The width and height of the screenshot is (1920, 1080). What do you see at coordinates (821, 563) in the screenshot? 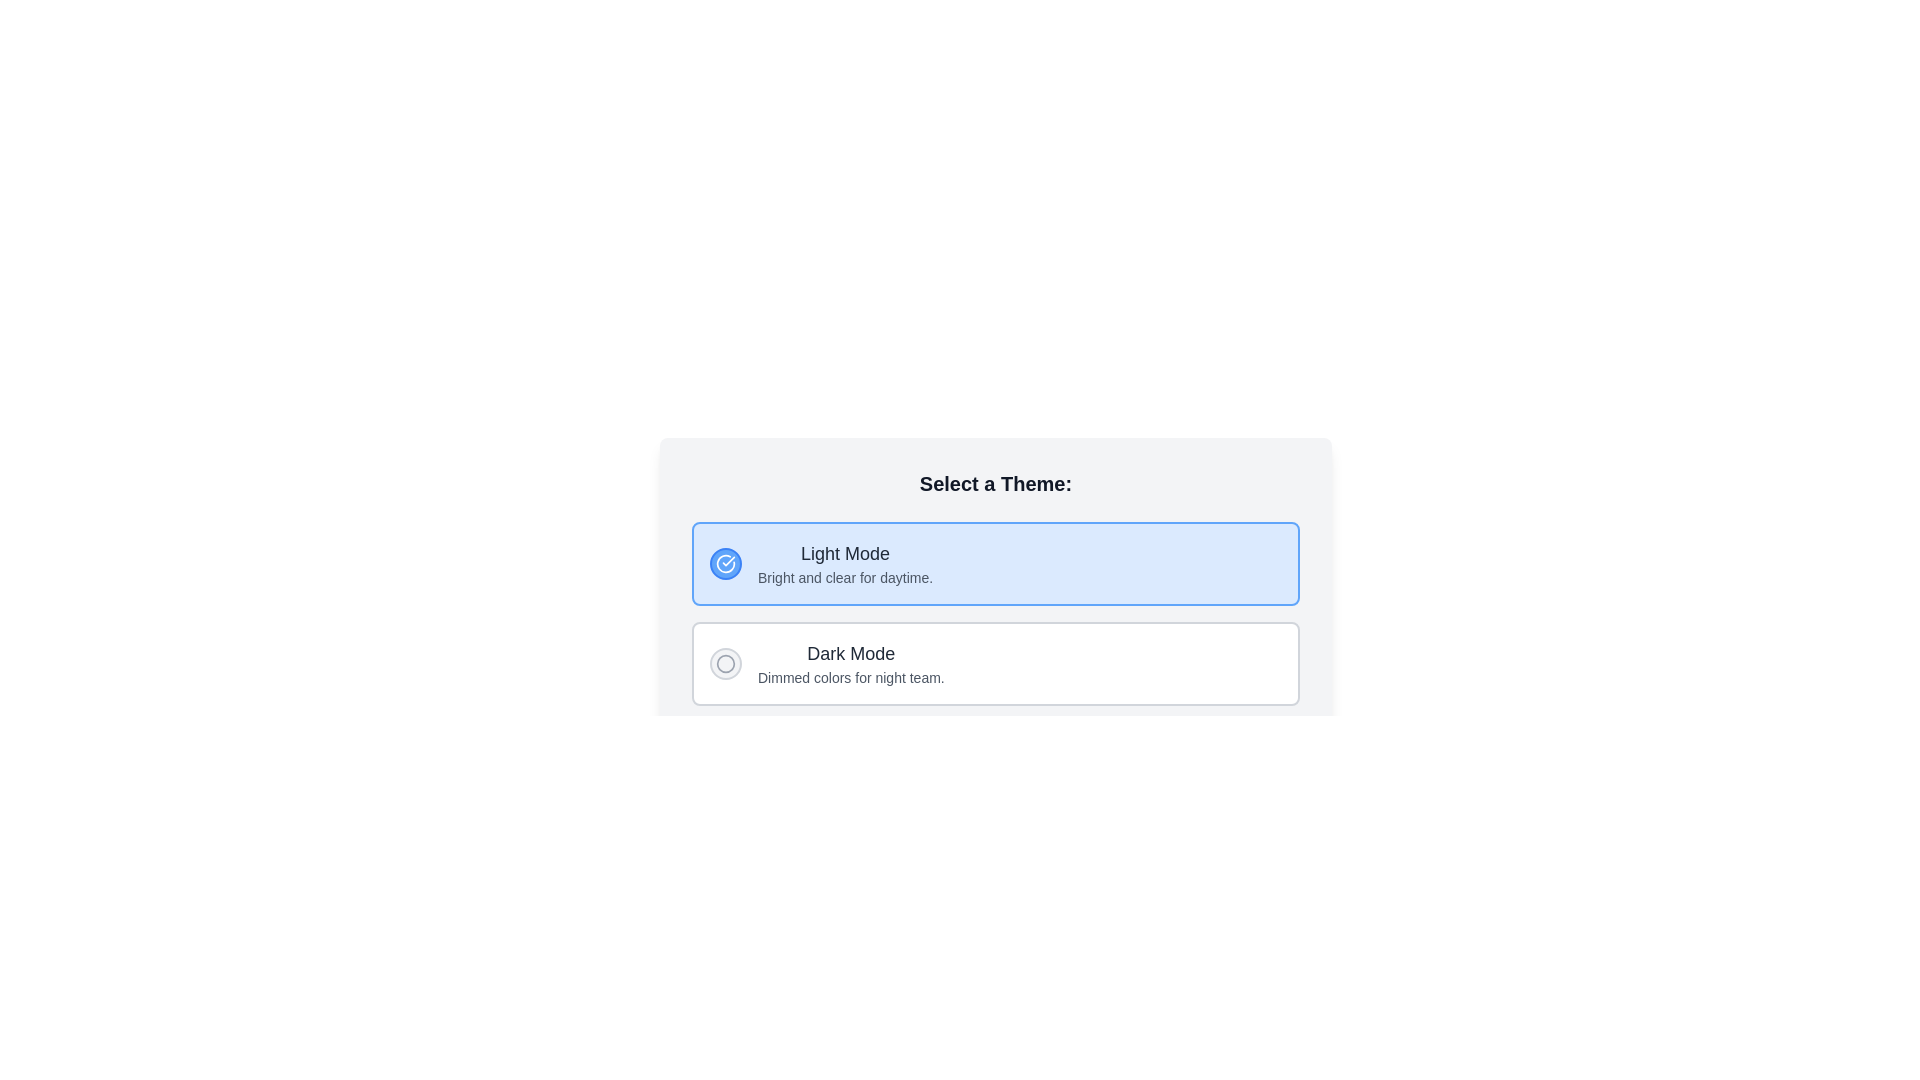
I see `the selectable option for the light theme` at bounding box center [821, 563].